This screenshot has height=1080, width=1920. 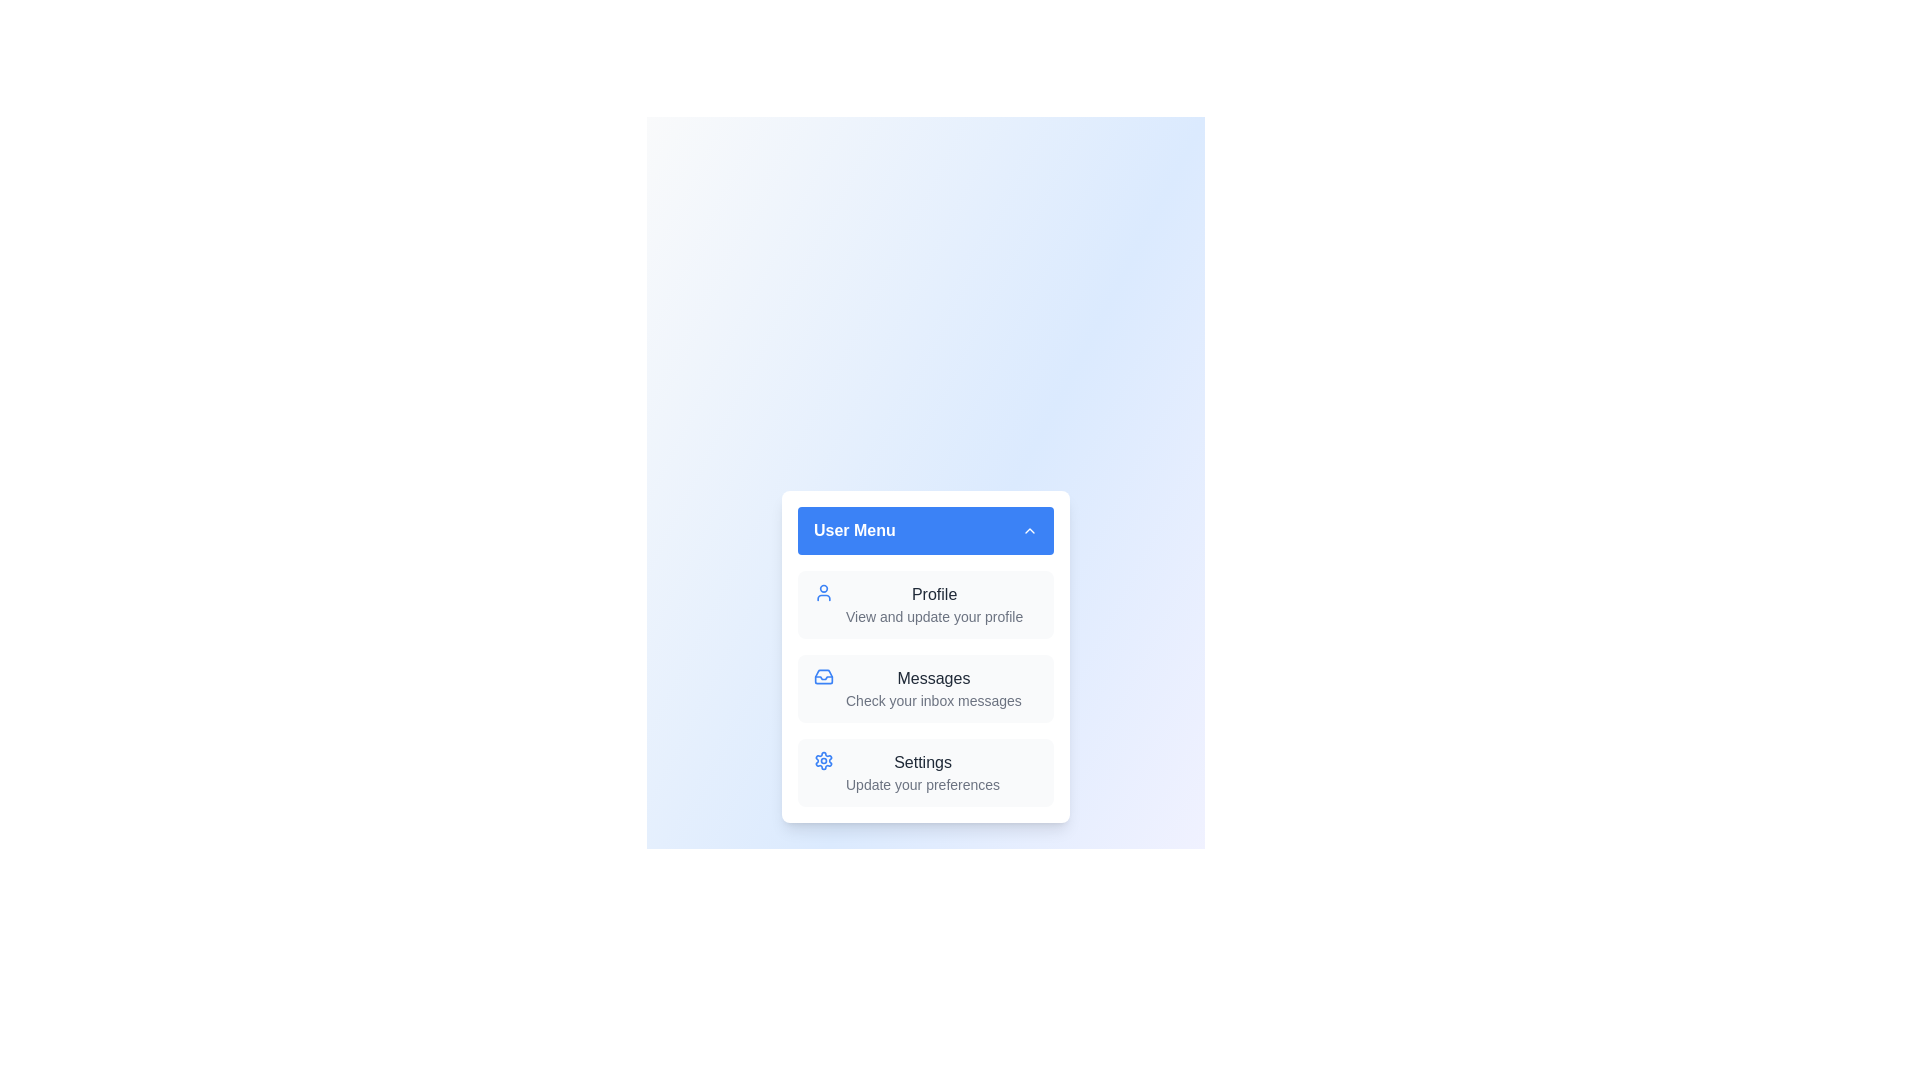 What do you see at coordinates (925, 604) in the screenshot?
I see `the menu item Profile to highlight it` at bounding box center [925, 604].